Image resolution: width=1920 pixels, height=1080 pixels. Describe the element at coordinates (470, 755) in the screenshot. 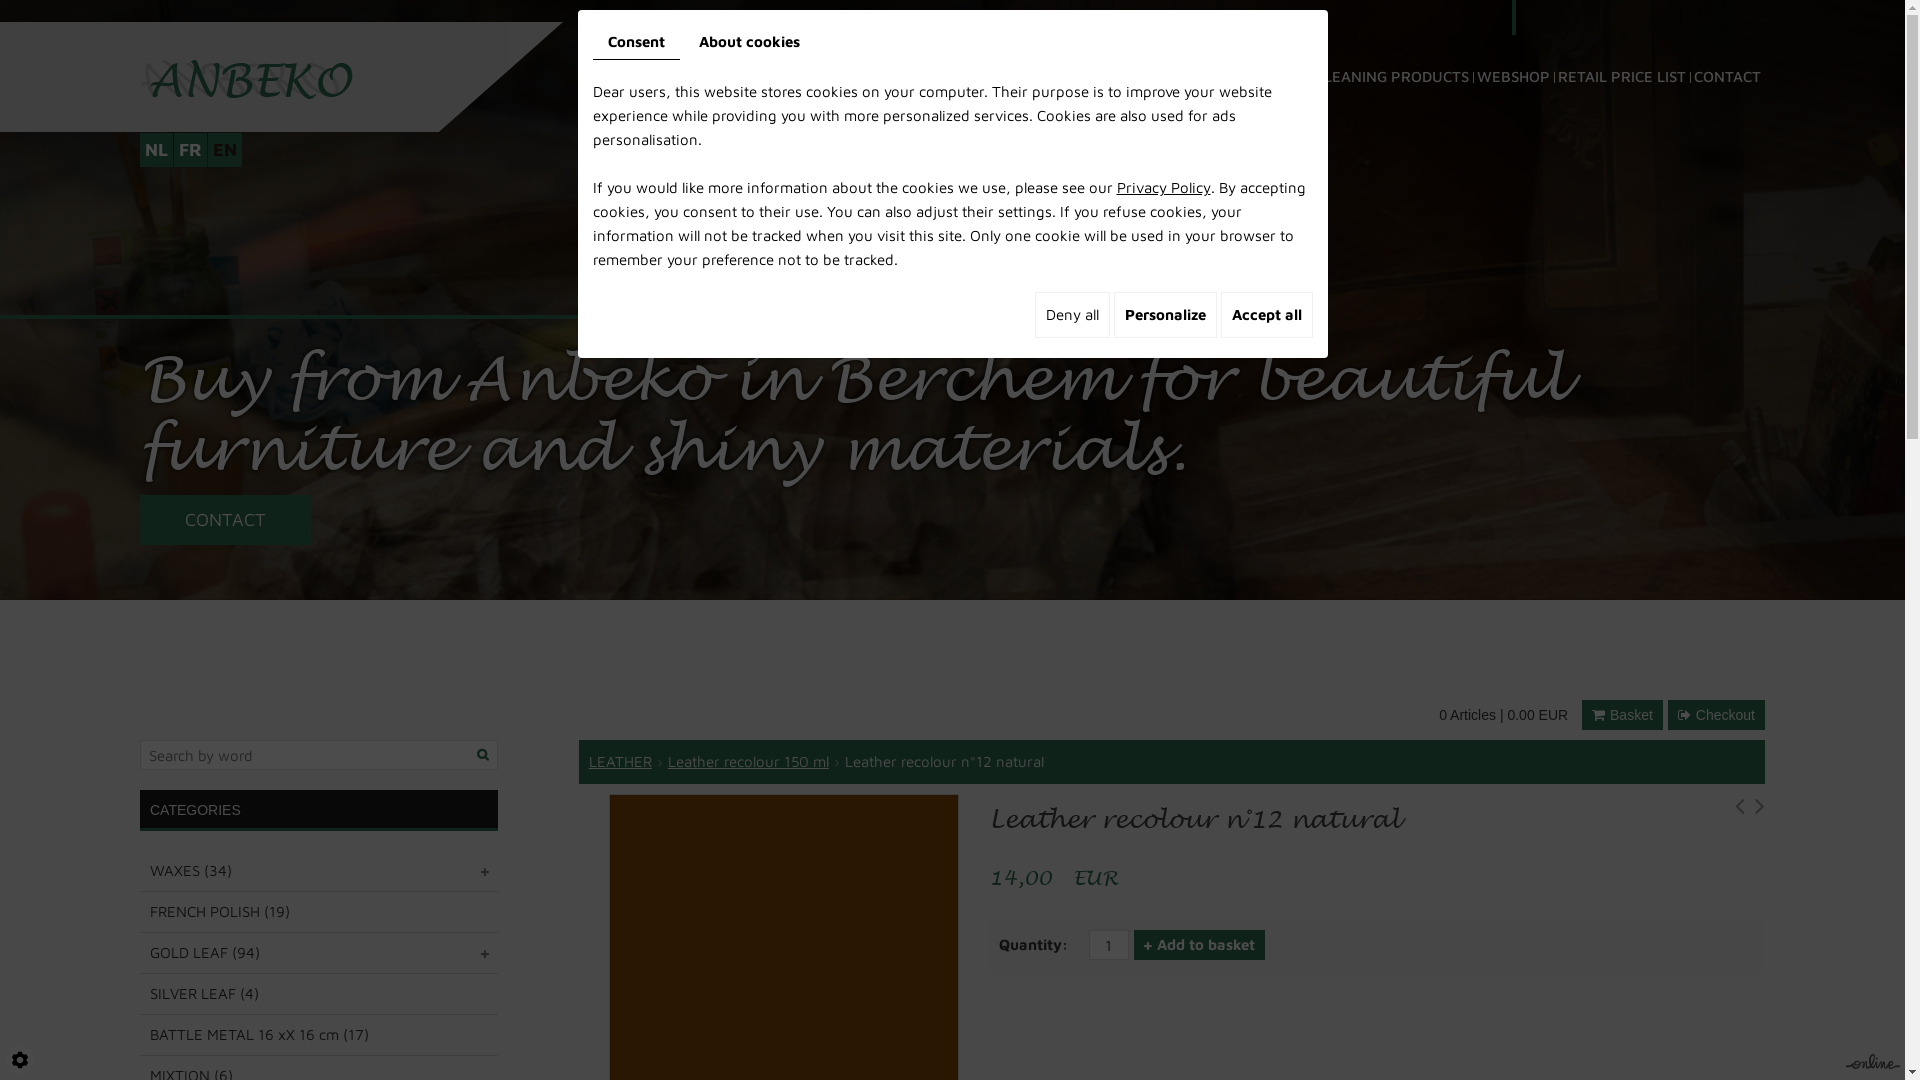

I see `'Apply'` at that location.